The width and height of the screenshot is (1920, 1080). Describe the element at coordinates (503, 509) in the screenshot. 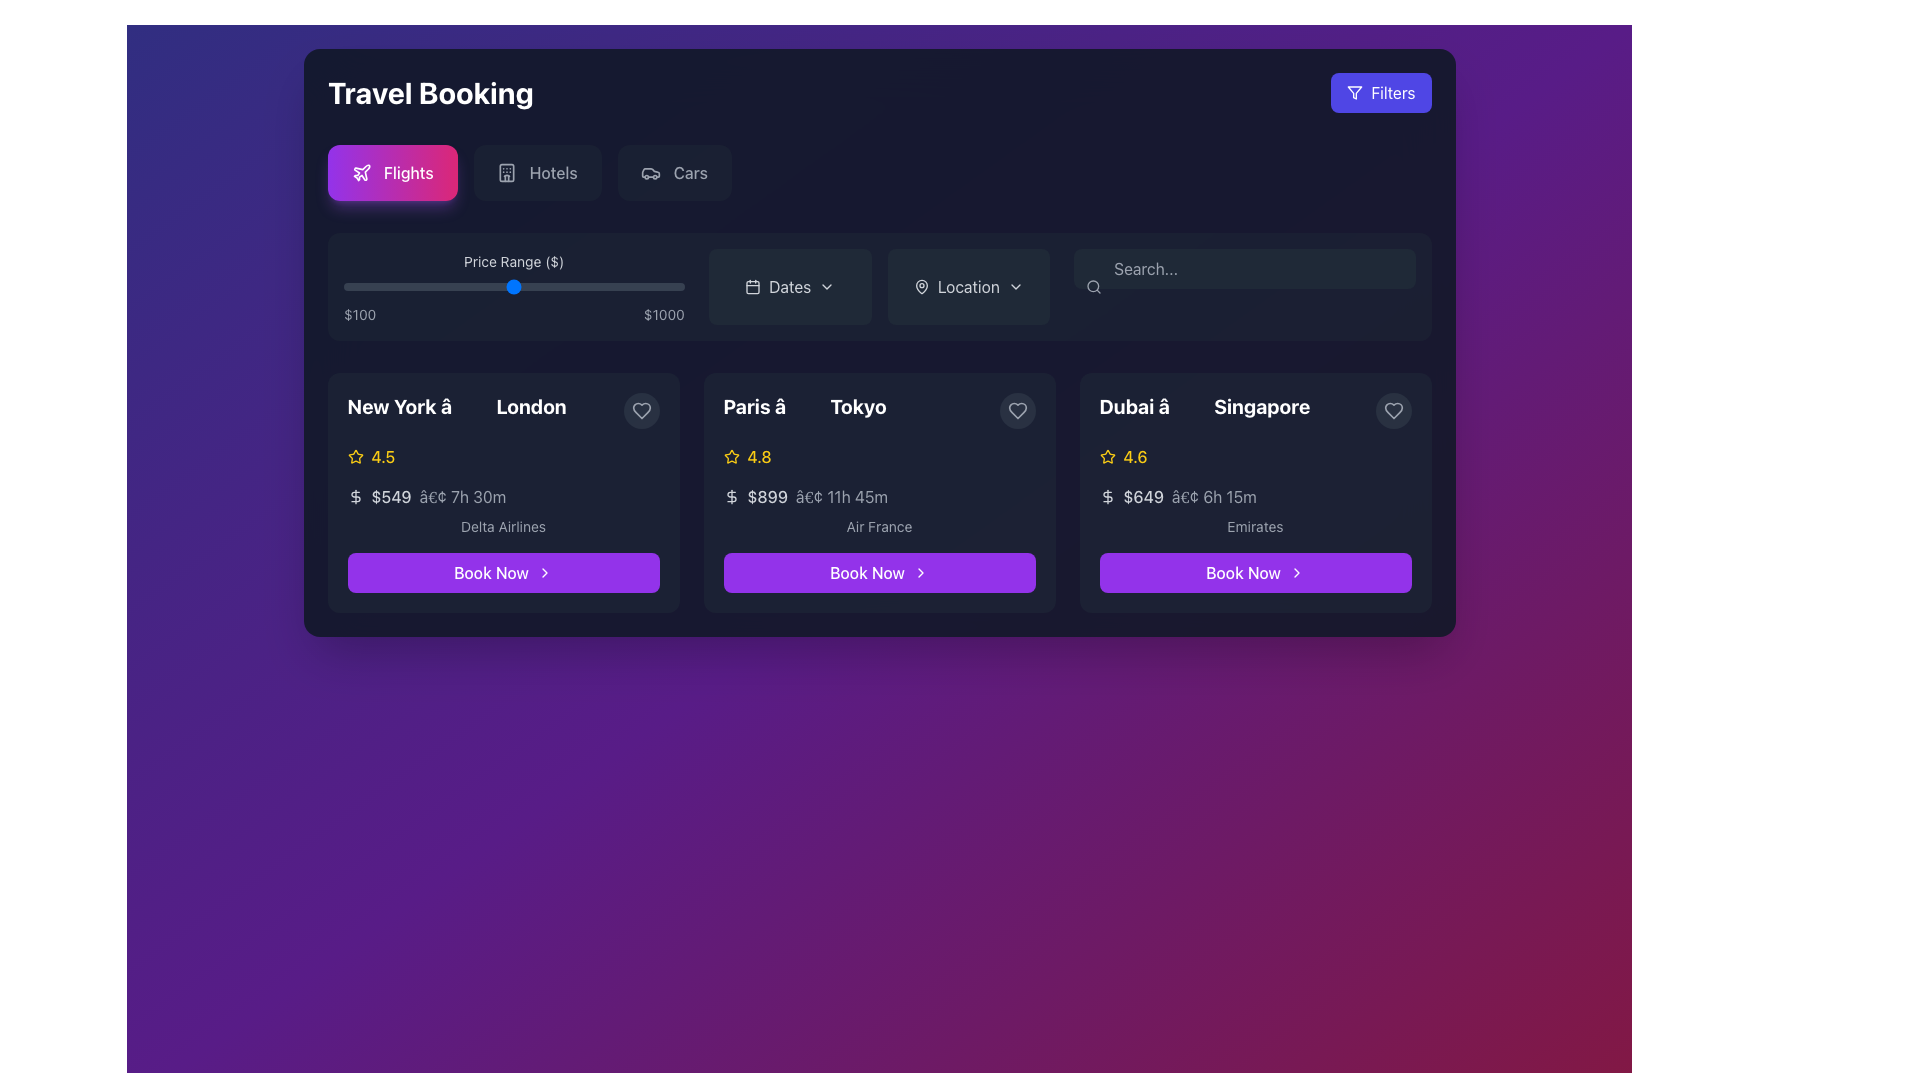

I see `the Text Display Area that shows the price, duration, and airline information for the flight itinerary, specifically displaying '$549 • 7h 30m' and 'Delta Airlines'` at that location.